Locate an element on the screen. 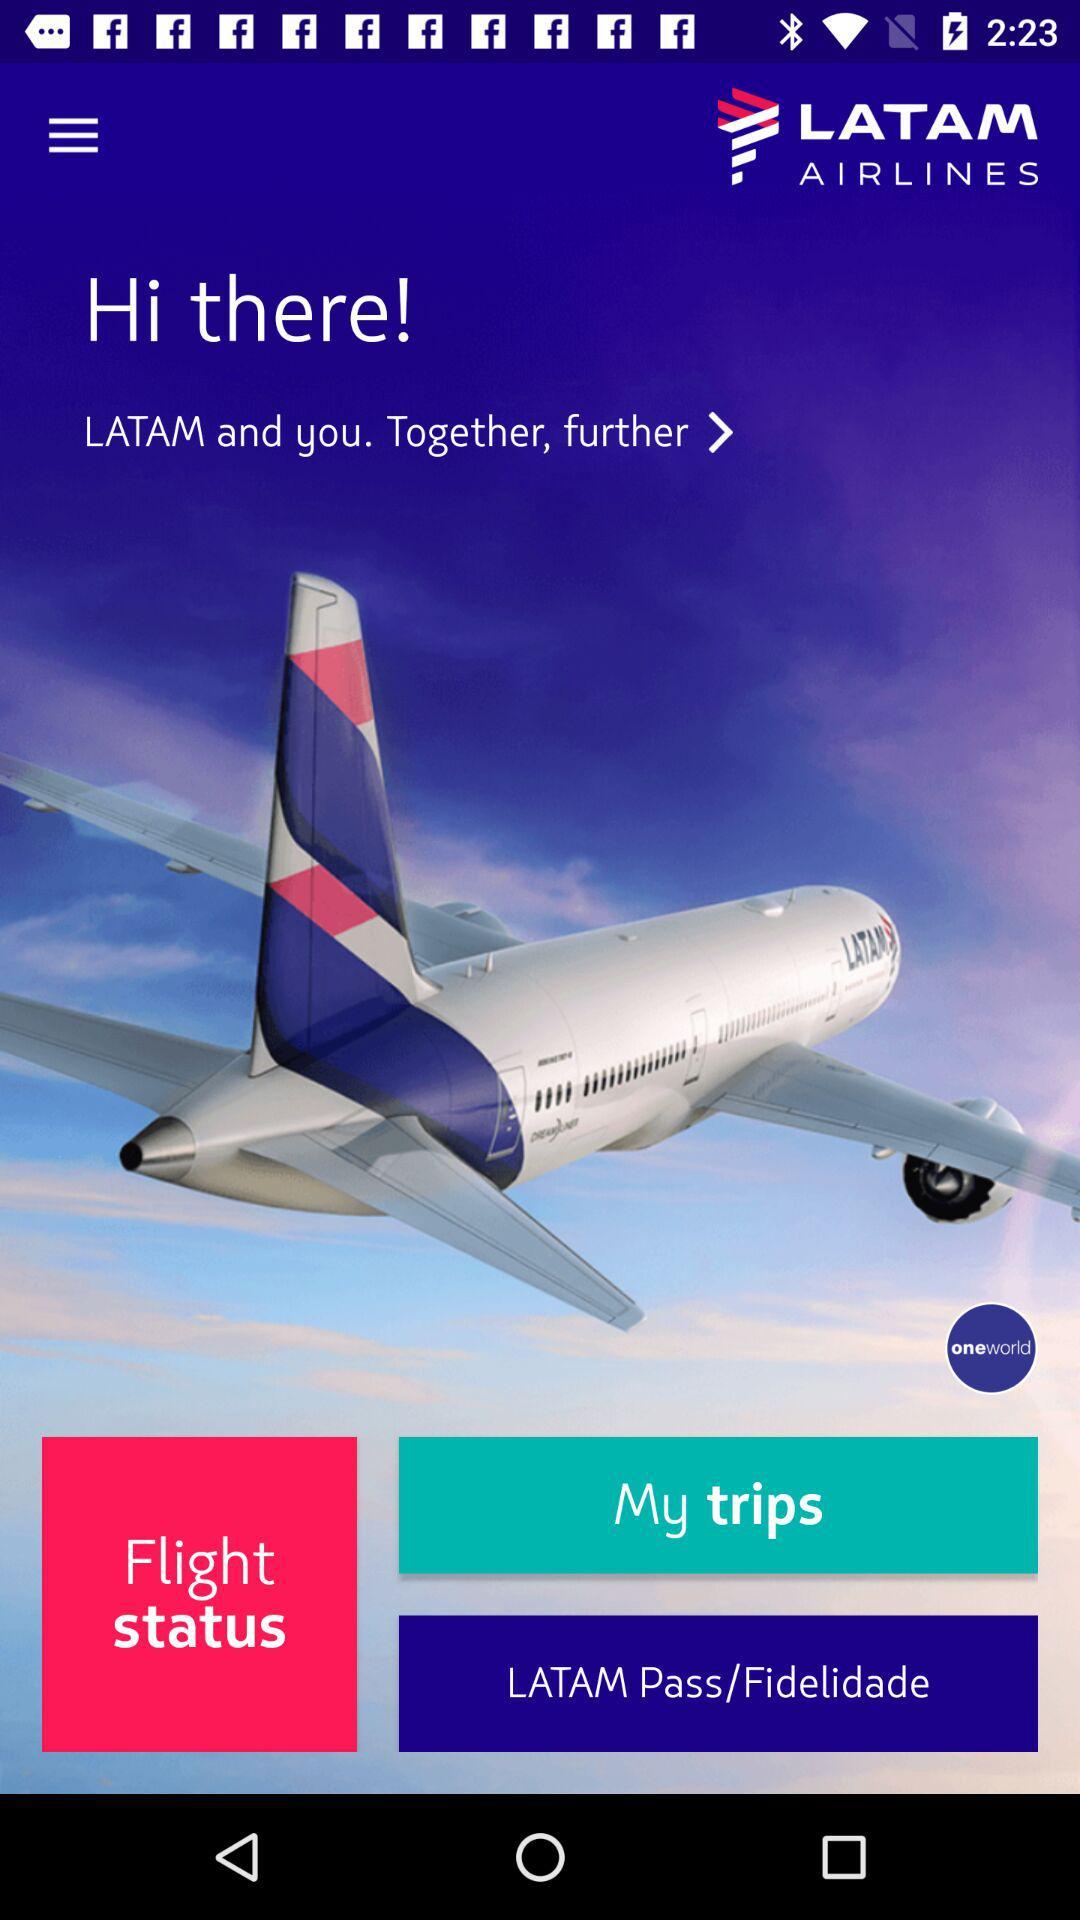 This screenshot has height=1920, width=1080. icon below the hi there! icon is located at coordinates (407, 431).